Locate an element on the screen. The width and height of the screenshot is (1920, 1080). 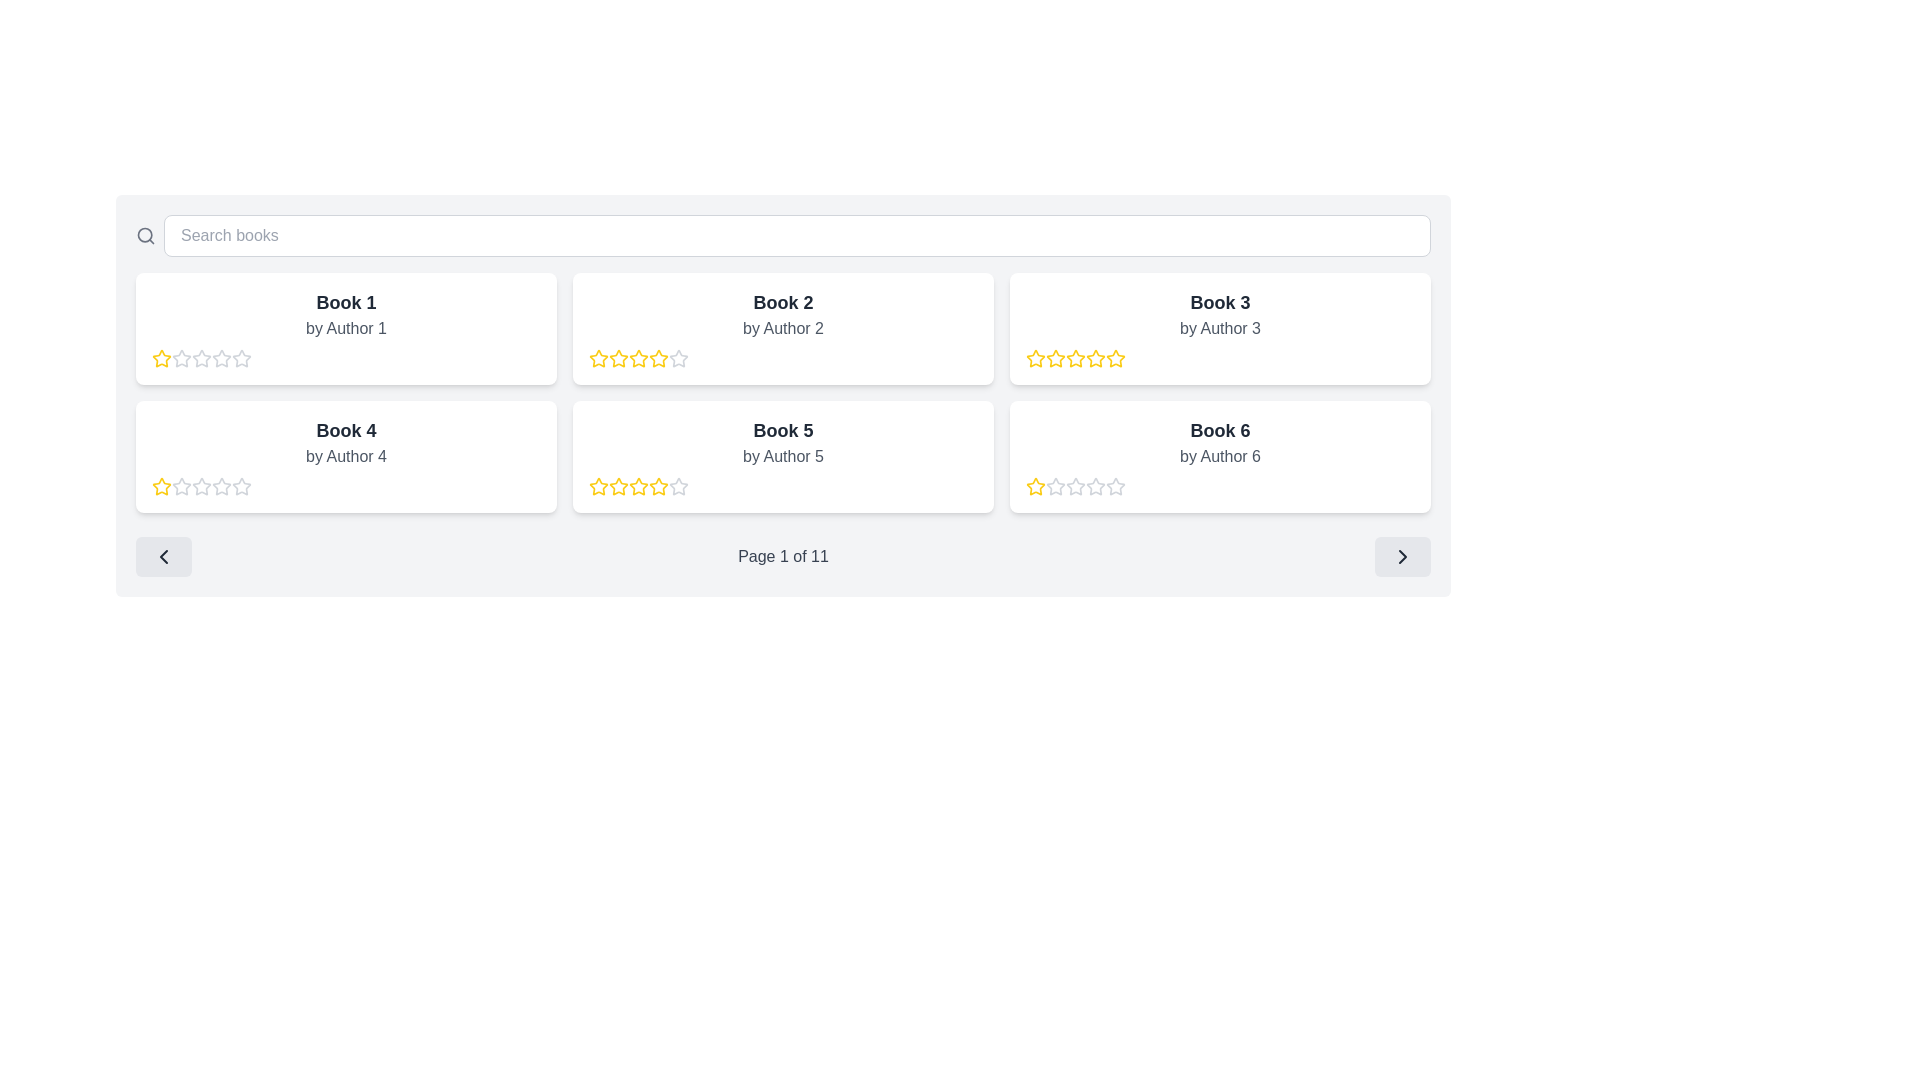
the fifth rating star icon representing 'Book 6' is located at coordinates (1094, 486).